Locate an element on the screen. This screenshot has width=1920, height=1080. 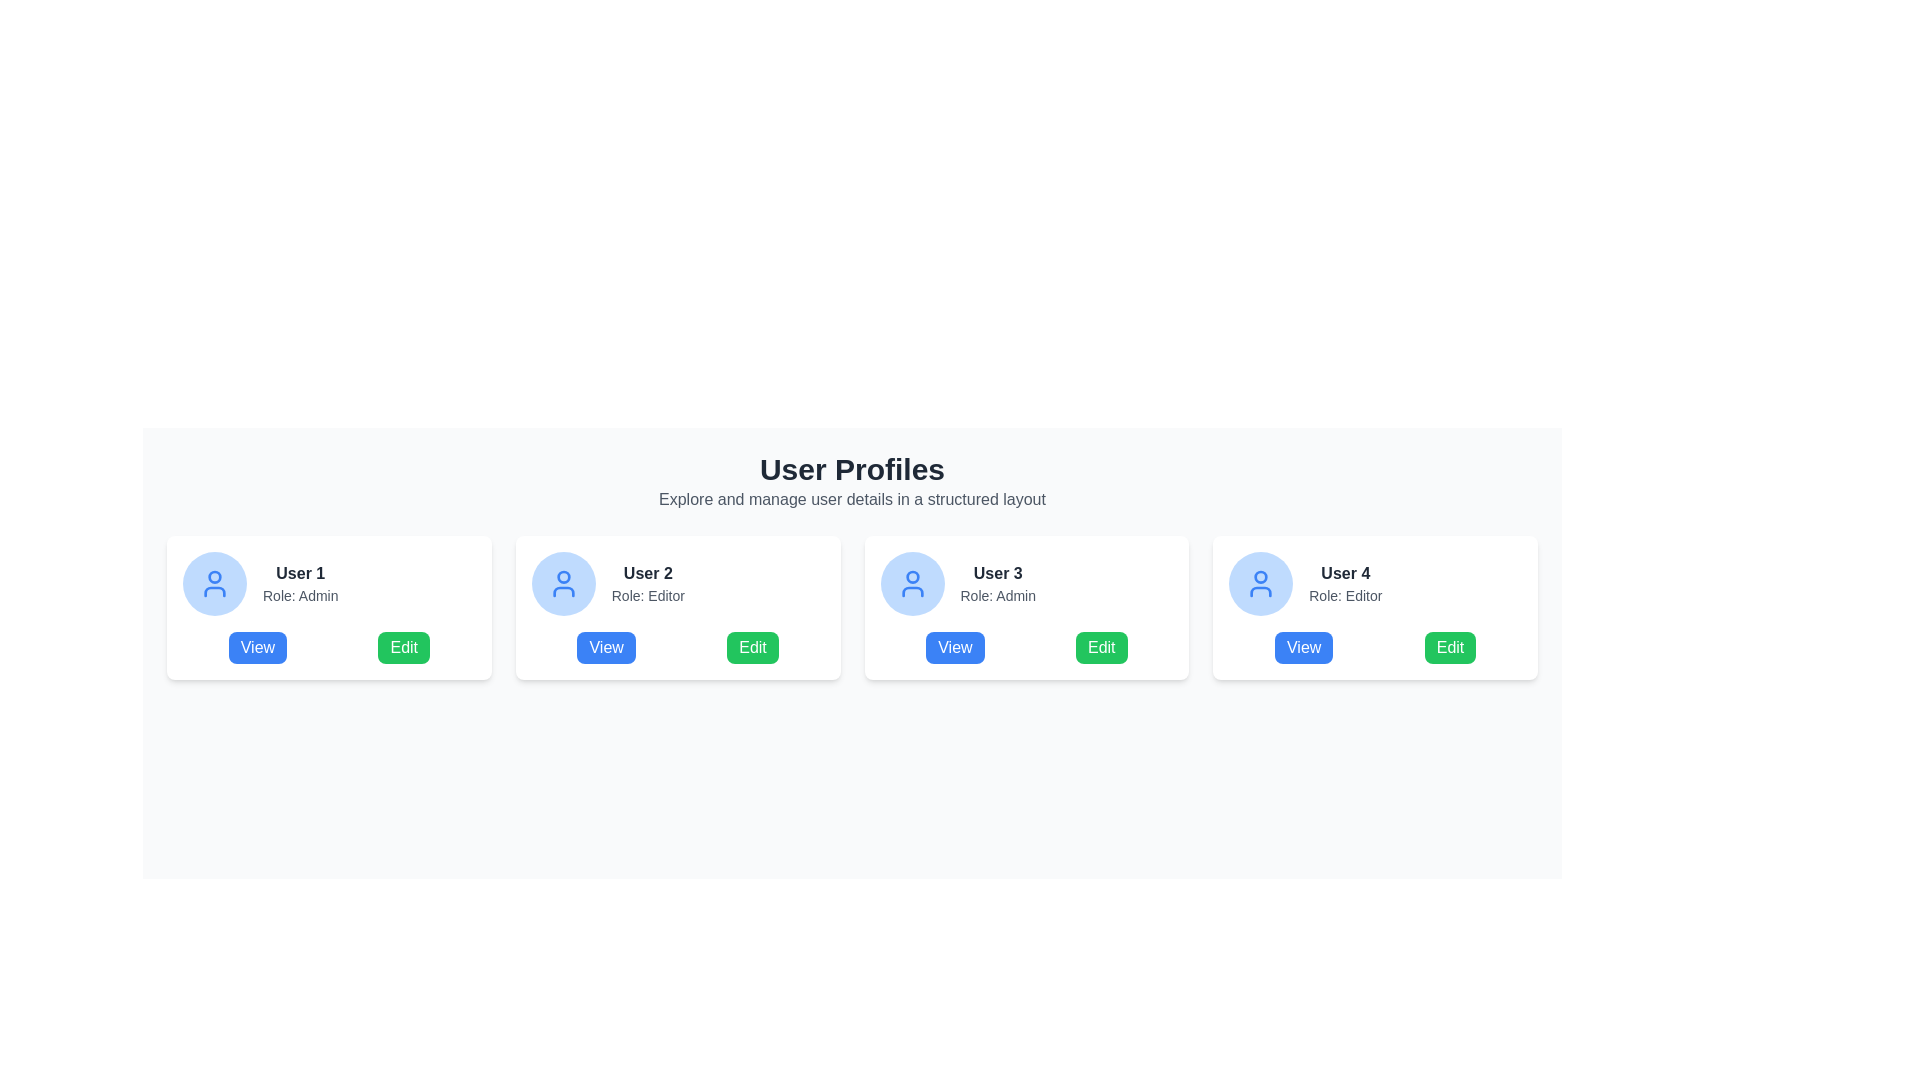
the edit button located at the bottom right of the card corresponding to 'User 3' is located at coordinates (1100, 648).